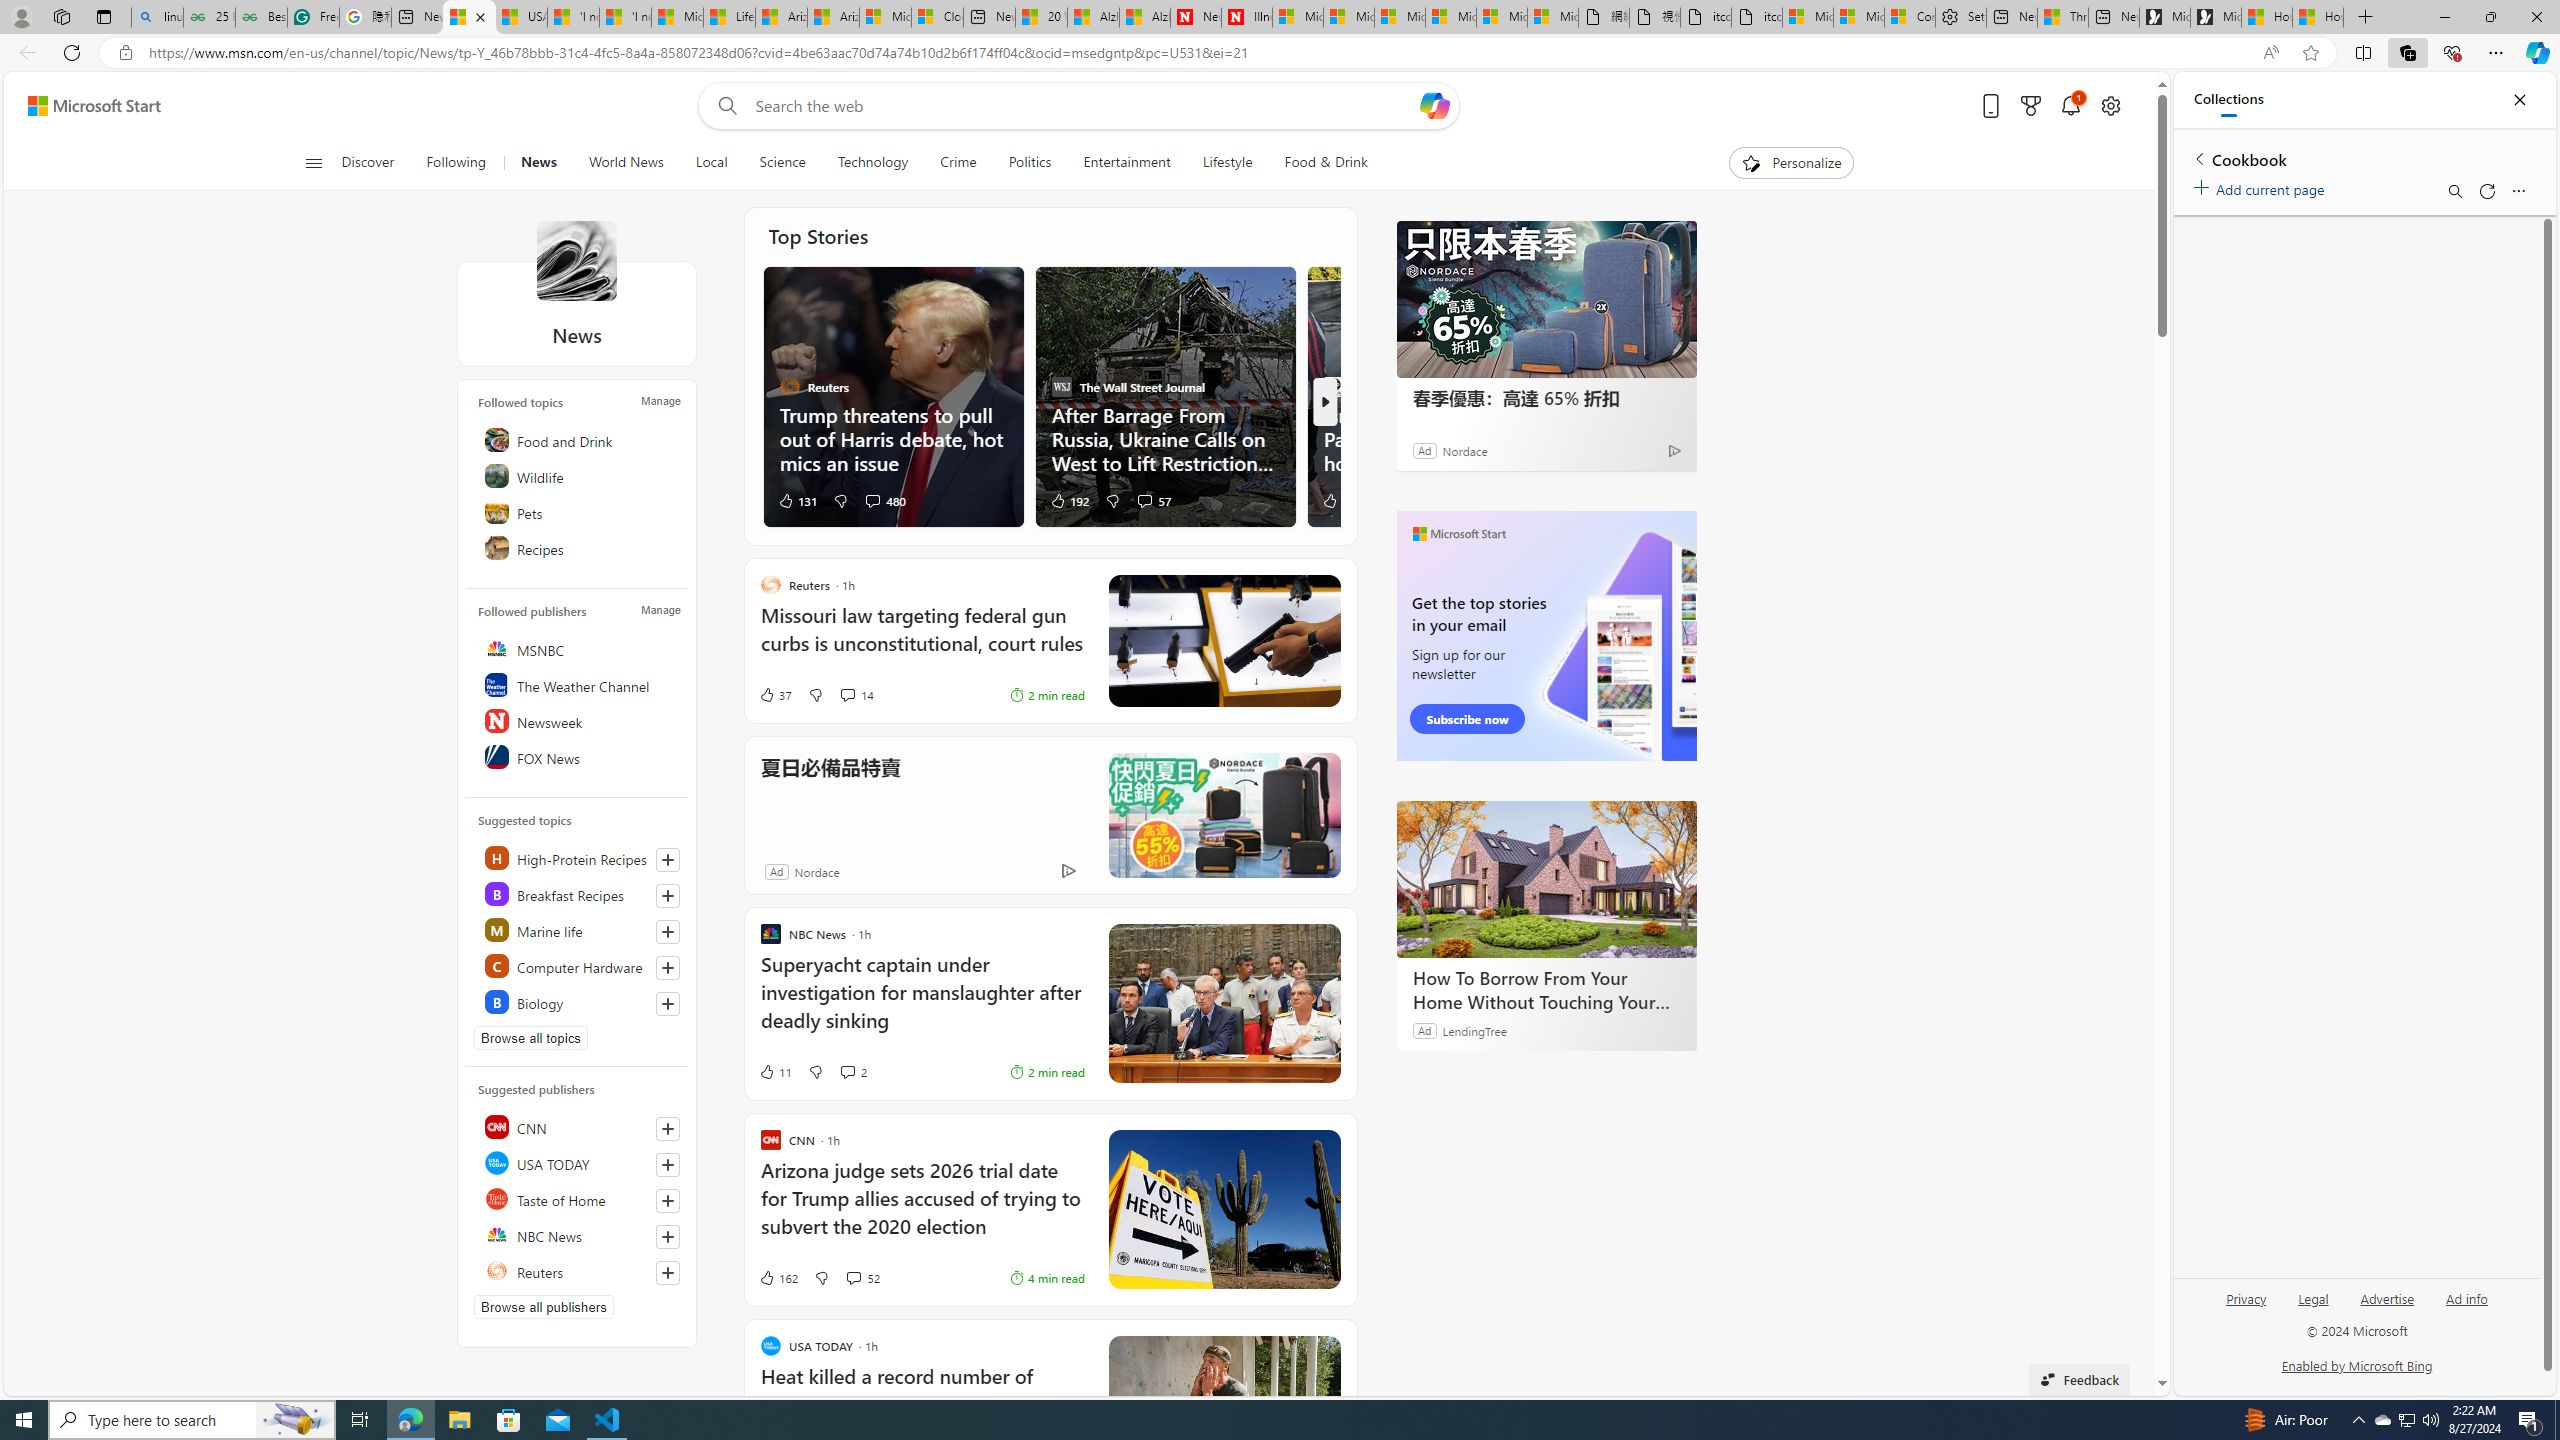 This screenshot has width=2560, height=1440. I want to click on 'View comments 14 Comment', so click(856, 693).